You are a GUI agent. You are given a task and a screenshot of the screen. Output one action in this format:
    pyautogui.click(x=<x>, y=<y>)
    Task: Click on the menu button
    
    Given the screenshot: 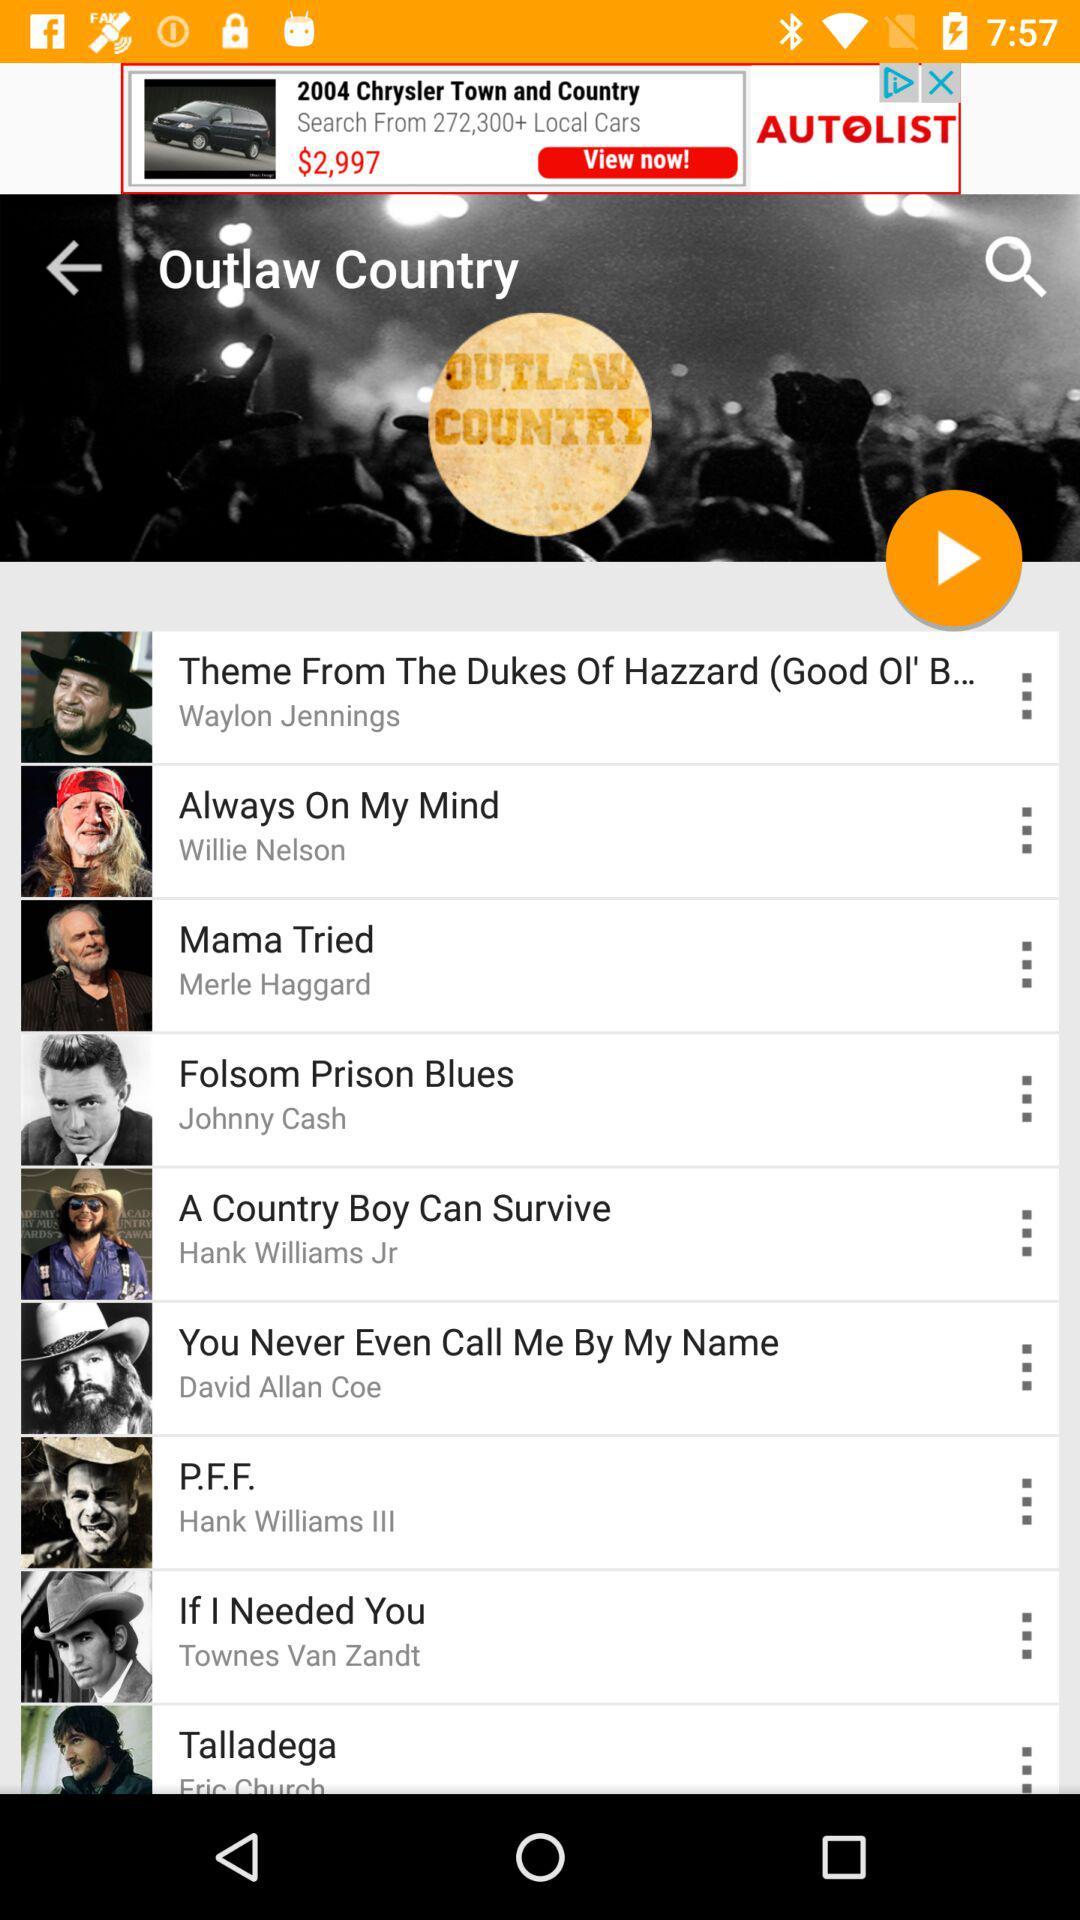 What is the action you would take?
    pyautogui.click(x=1027, y=1367)
    